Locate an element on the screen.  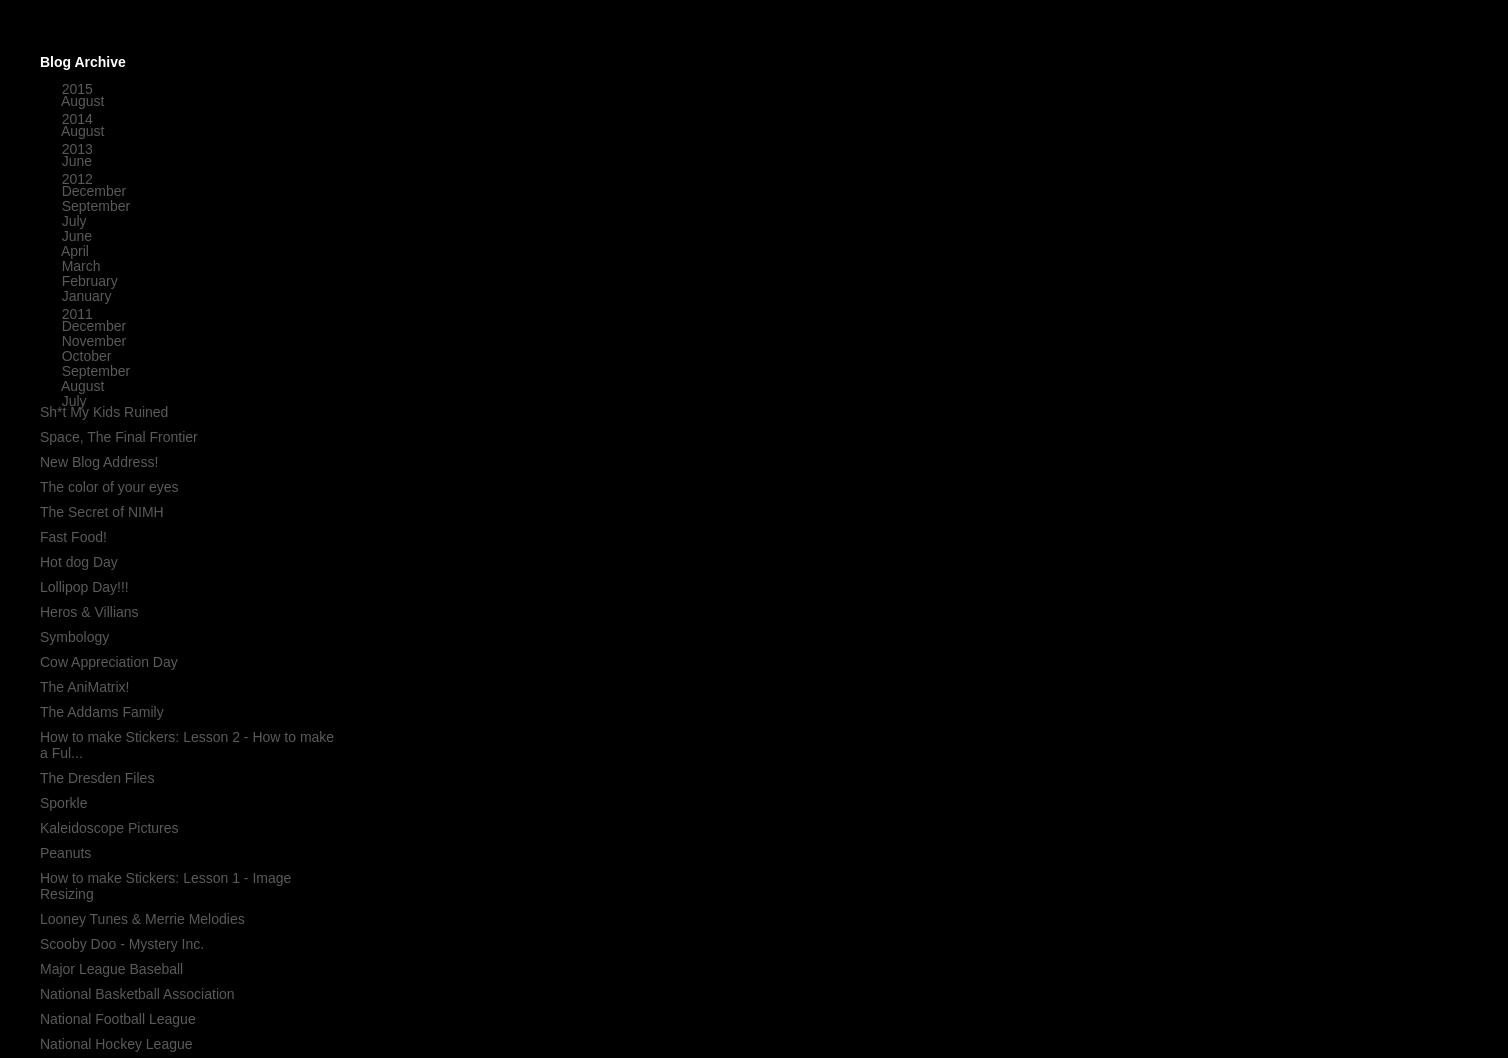
'Cow Appreciation Day' is located at coordinates (108, 660).